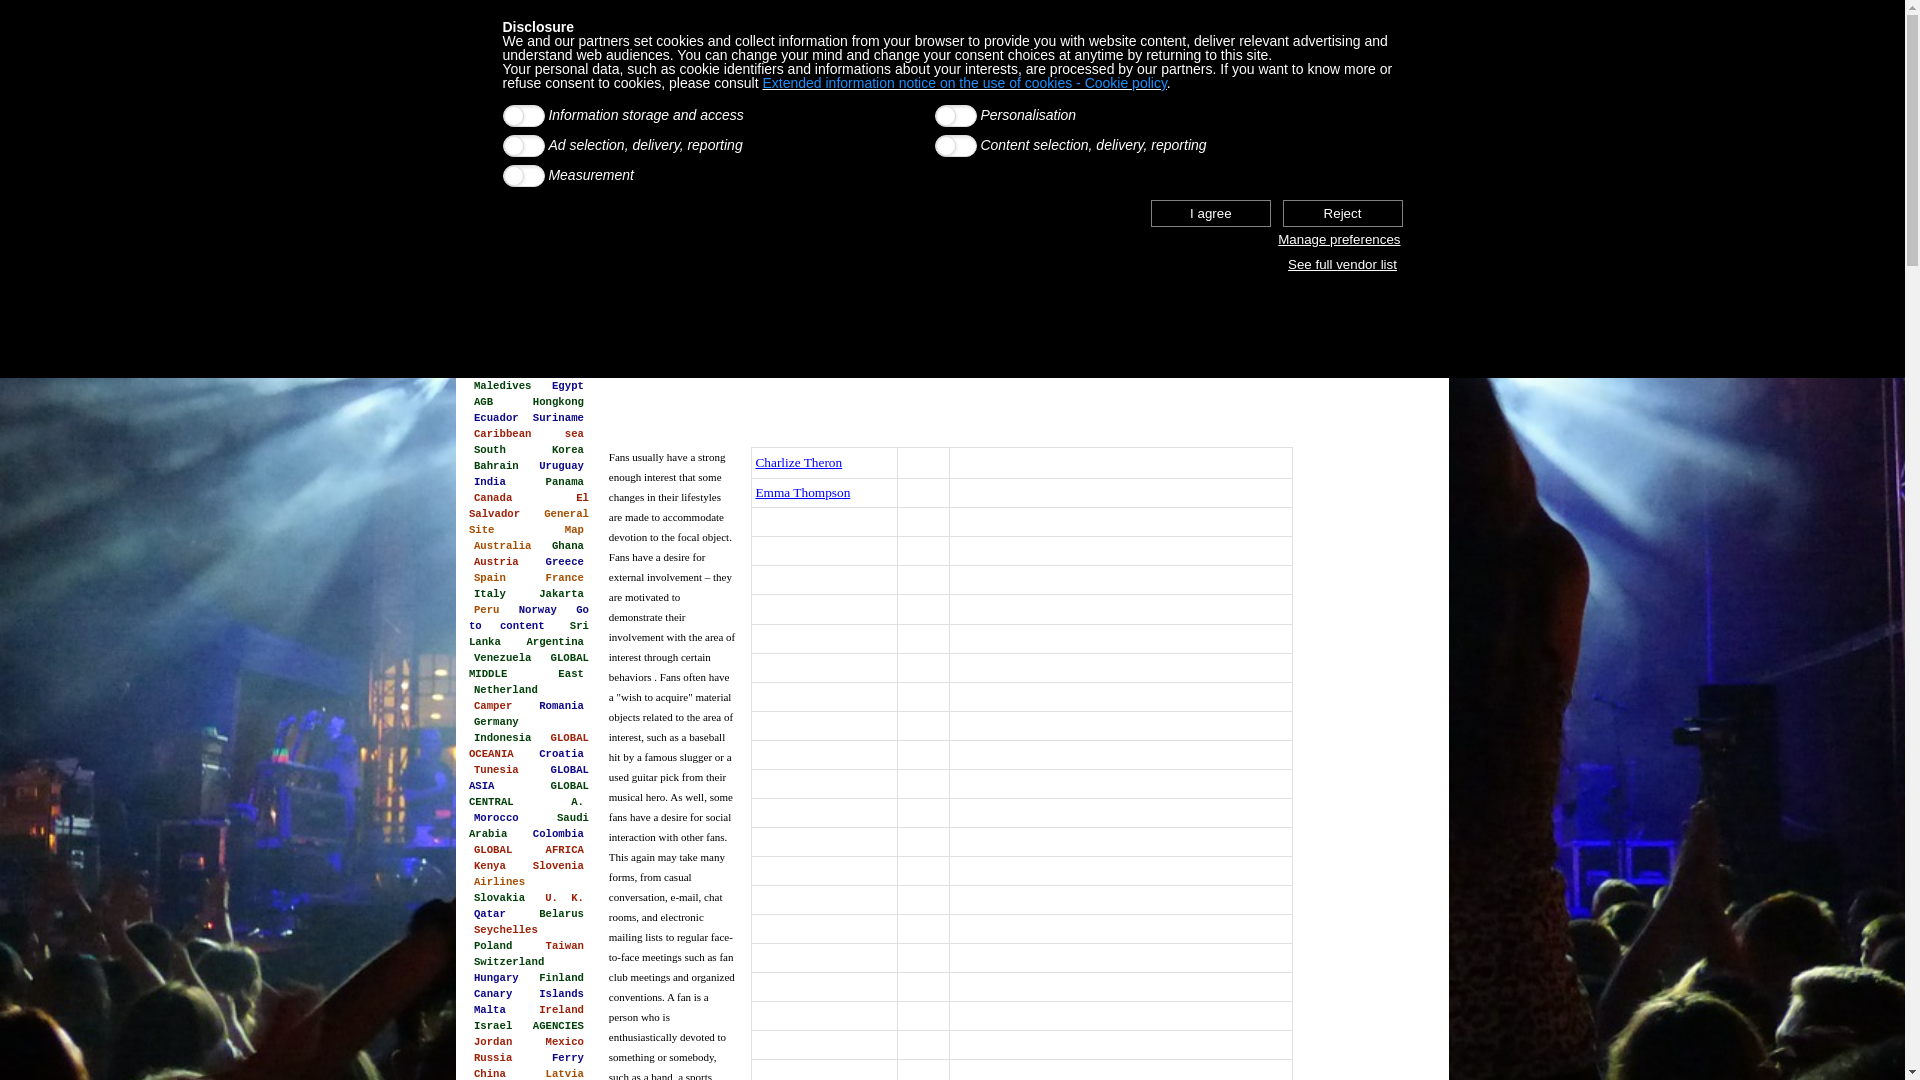 The image size is (1920, 1080). Describe the element at coordinates (528, 825) in the screenshot. I see `'Saudi Arabia'` at that location.